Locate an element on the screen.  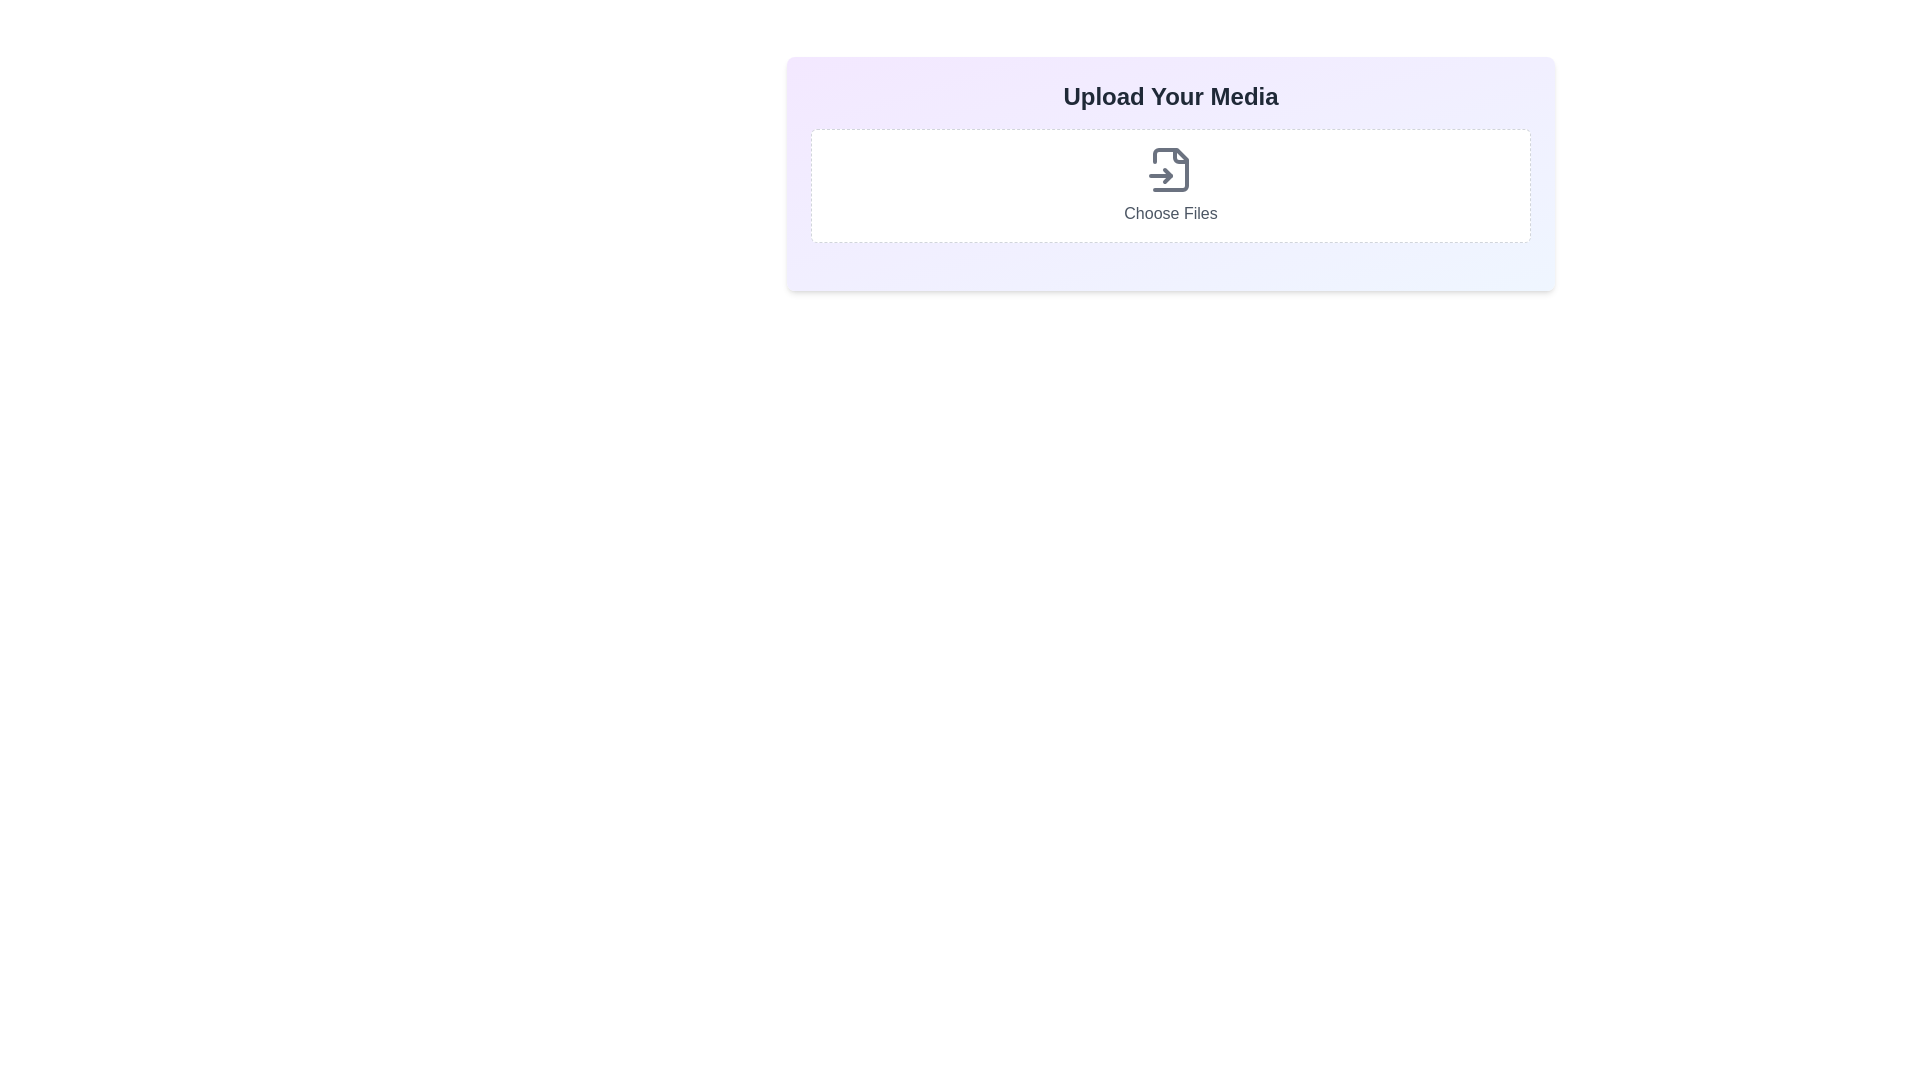
the area surrounding the SVG file input icon is located at coordinates (1180, 154).